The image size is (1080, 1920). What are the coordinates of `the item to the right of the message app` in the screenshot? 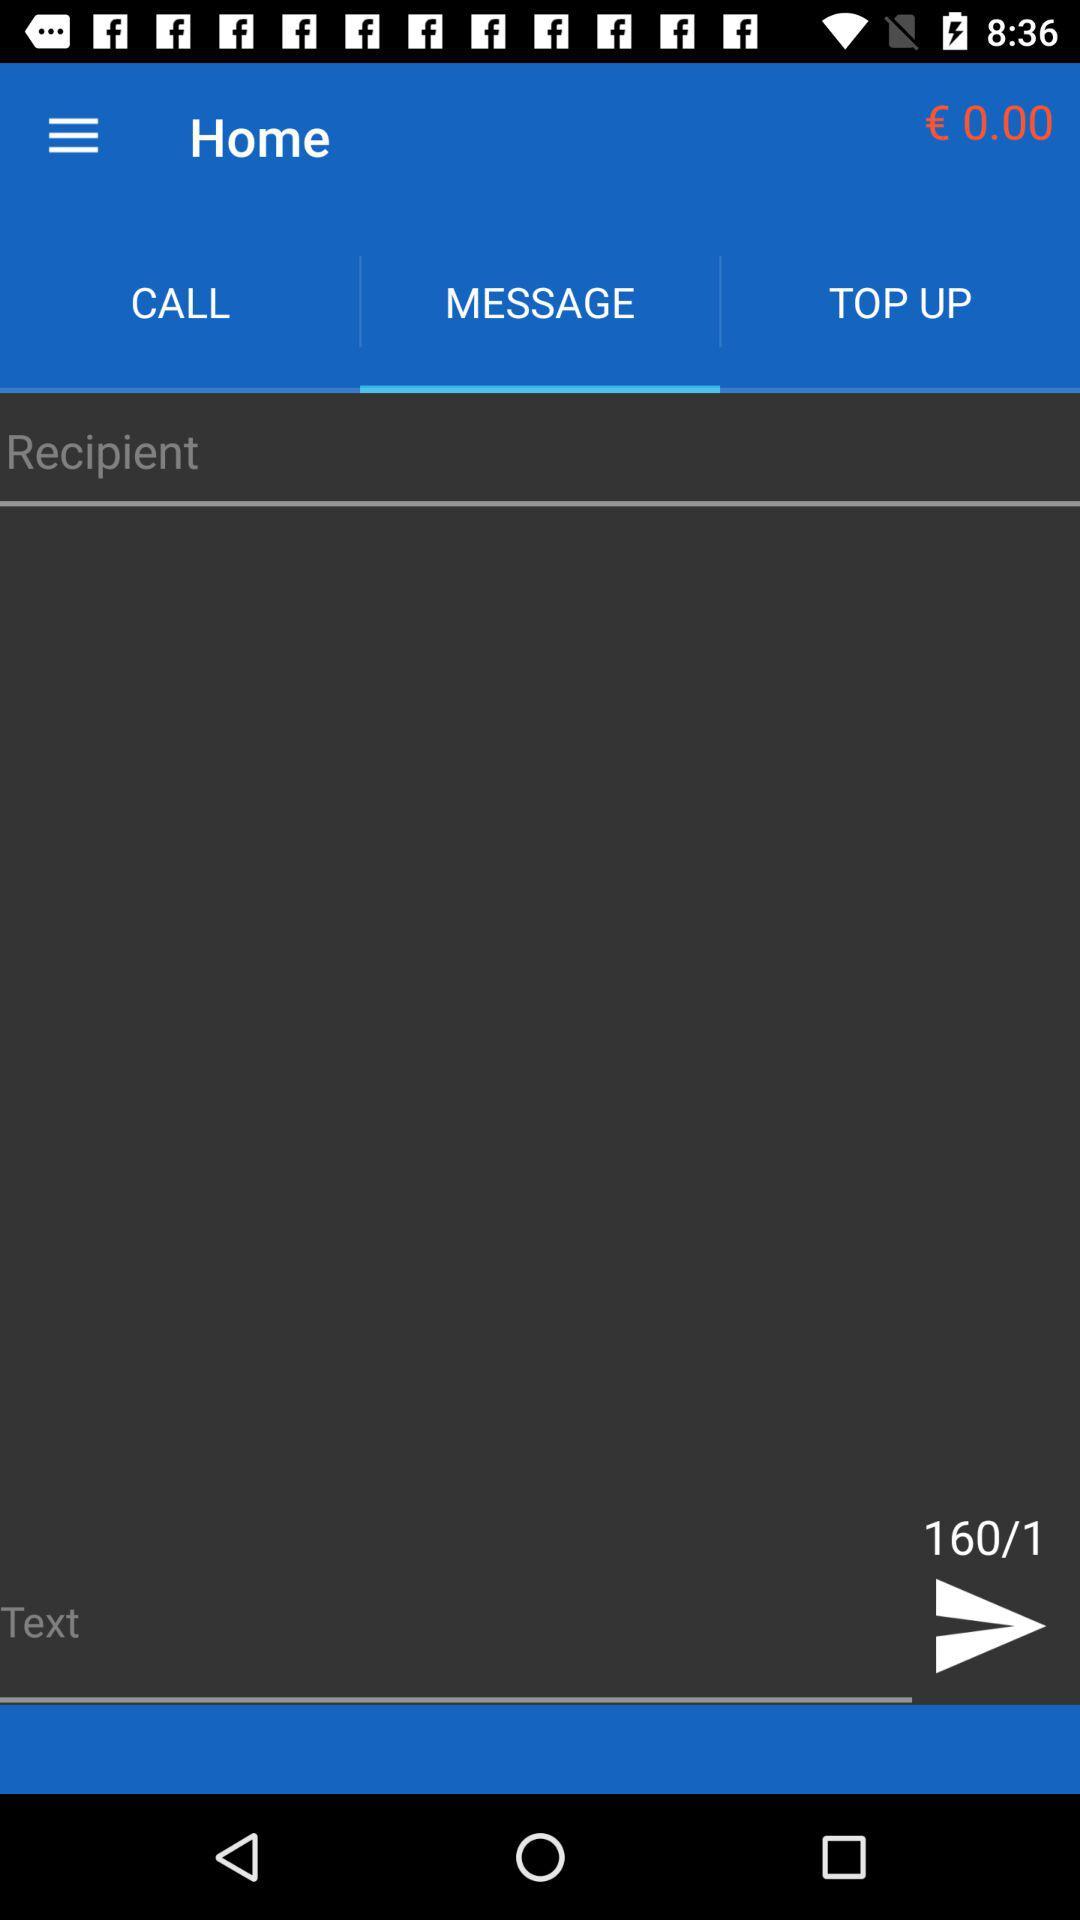 It's located at (898, 300).